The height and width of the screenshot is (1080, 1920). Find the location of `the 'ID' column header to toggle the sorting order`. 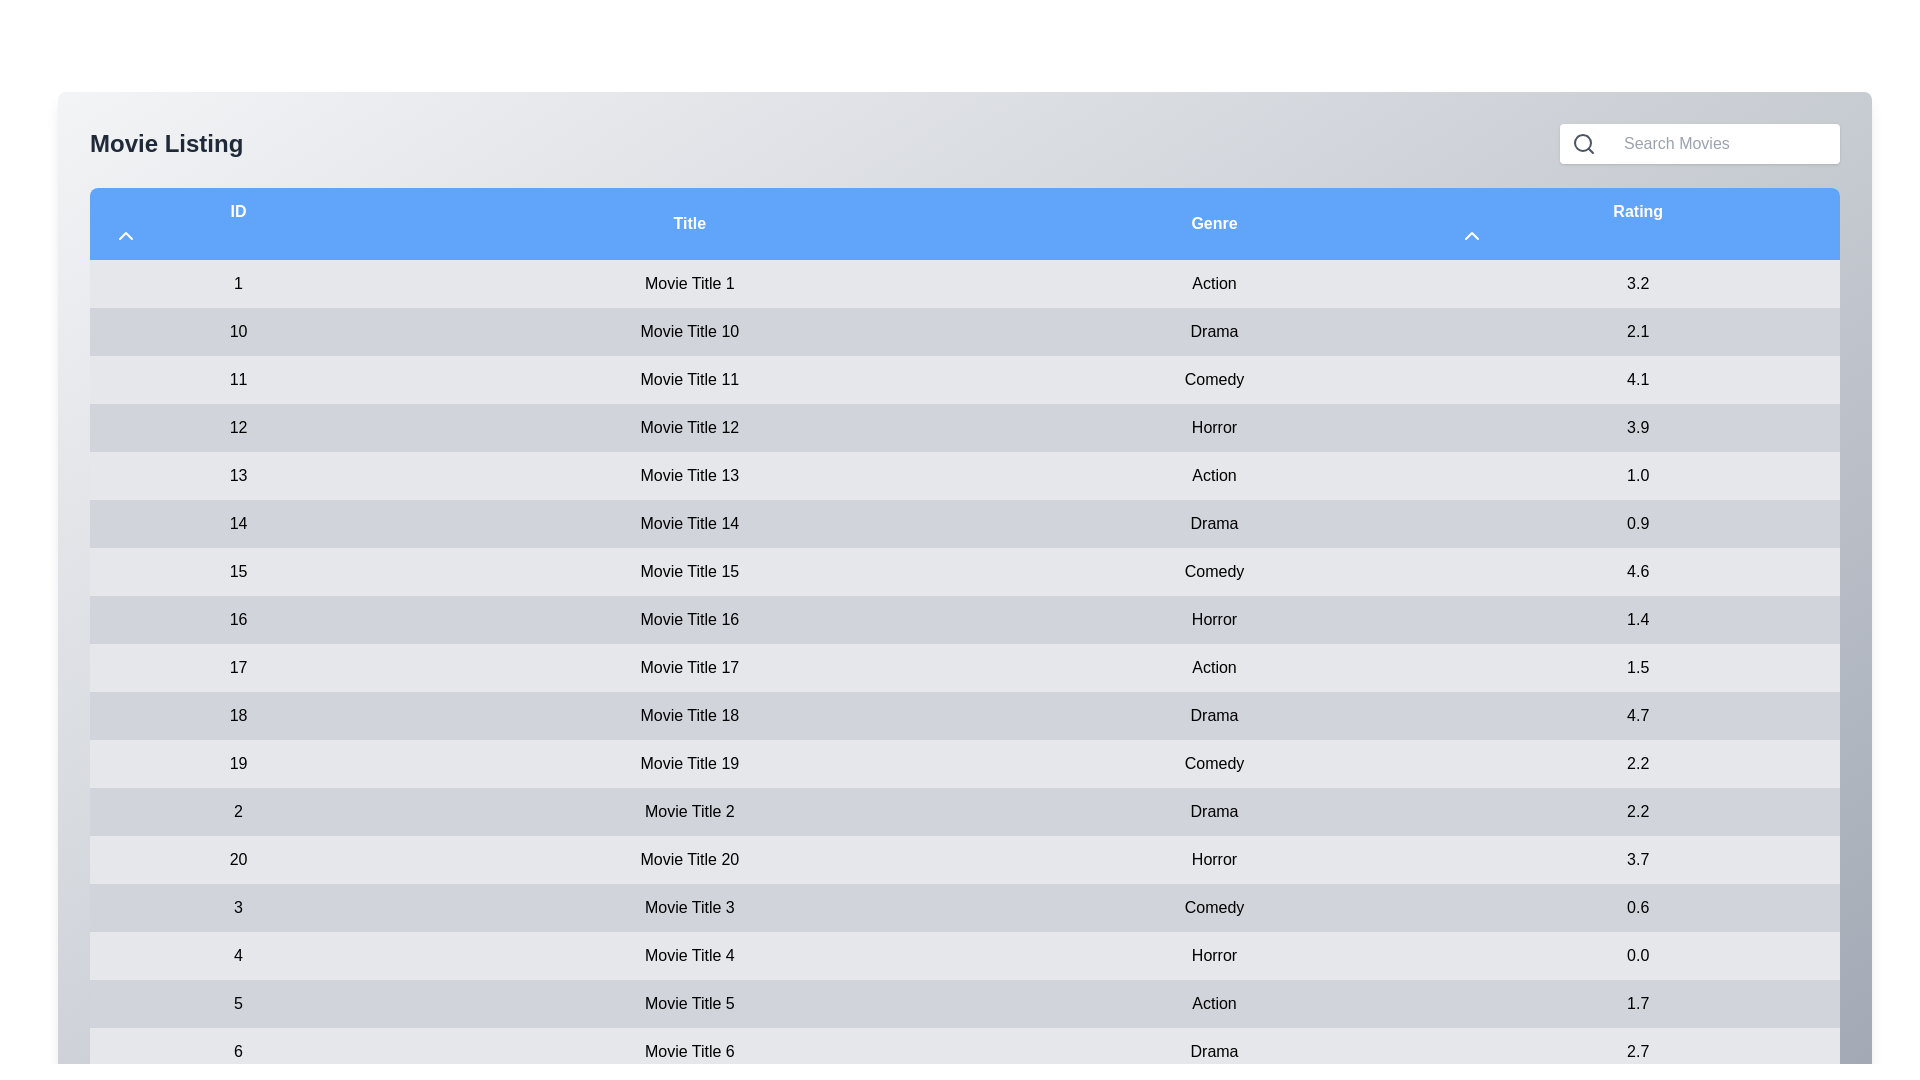

the 'ID' column header to toggle the sorting order is located at coordinates (124, 234).